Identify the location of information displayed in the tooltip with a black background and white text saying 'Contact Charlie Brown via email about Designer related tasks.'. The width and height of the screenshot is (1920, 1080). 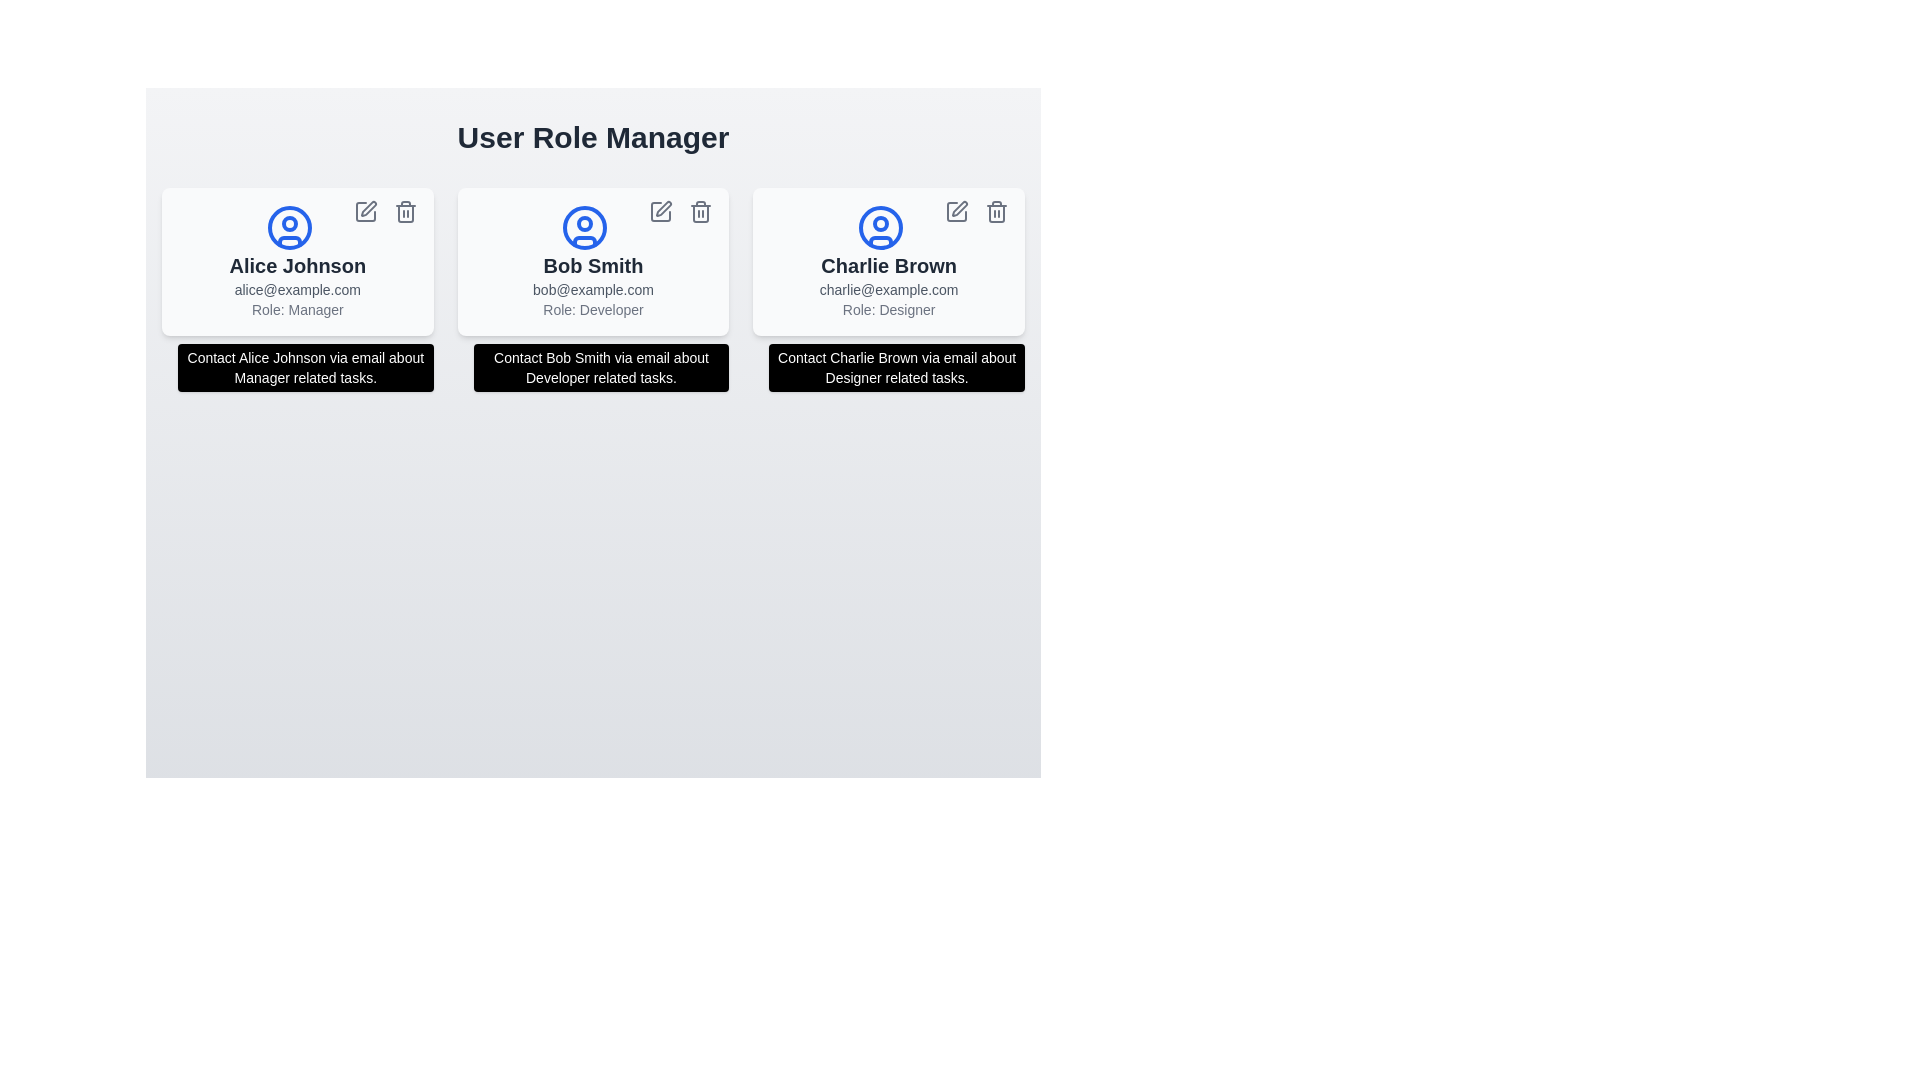
(896, 367).